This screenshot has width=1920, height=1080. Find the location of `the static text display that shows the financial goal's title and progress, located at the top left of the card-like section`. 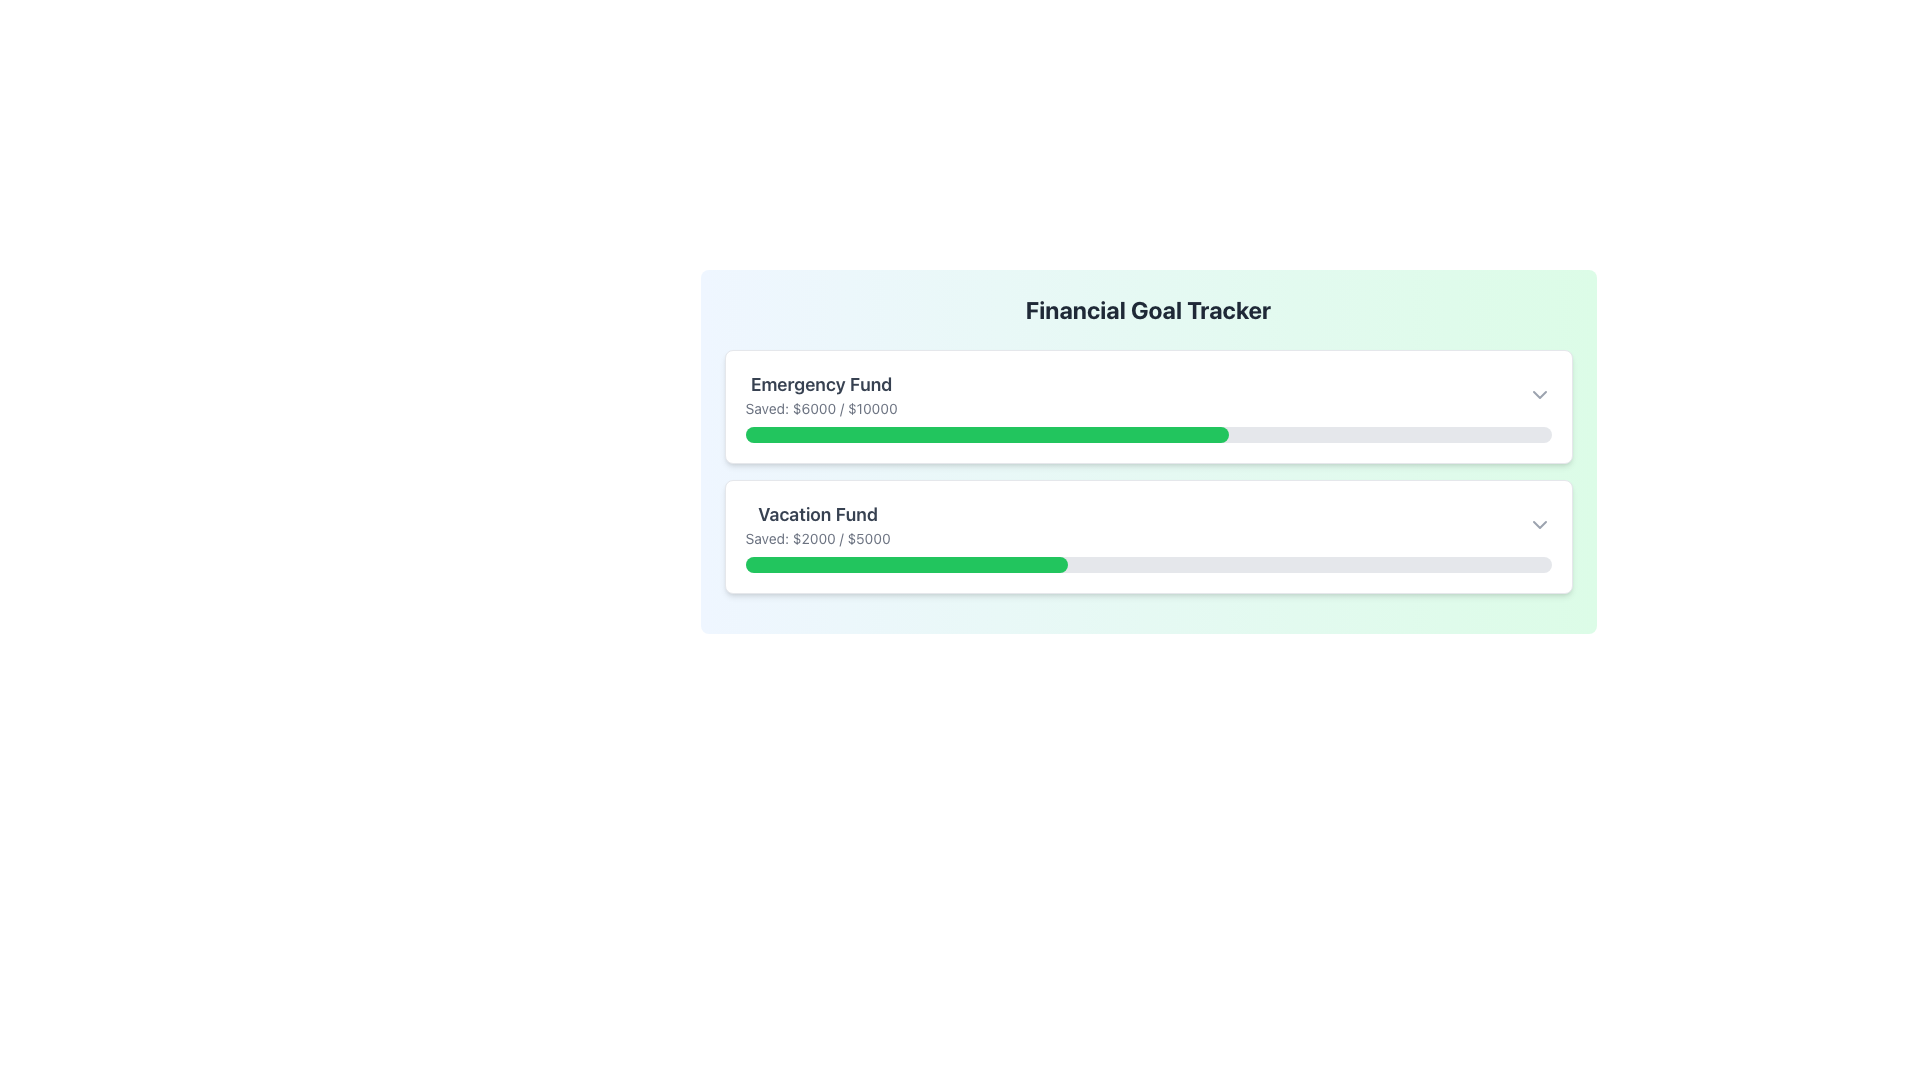

the static text display that shows the financial goal's title and progress, located at the top left of the card-like section is located at coordinates (821, 394).